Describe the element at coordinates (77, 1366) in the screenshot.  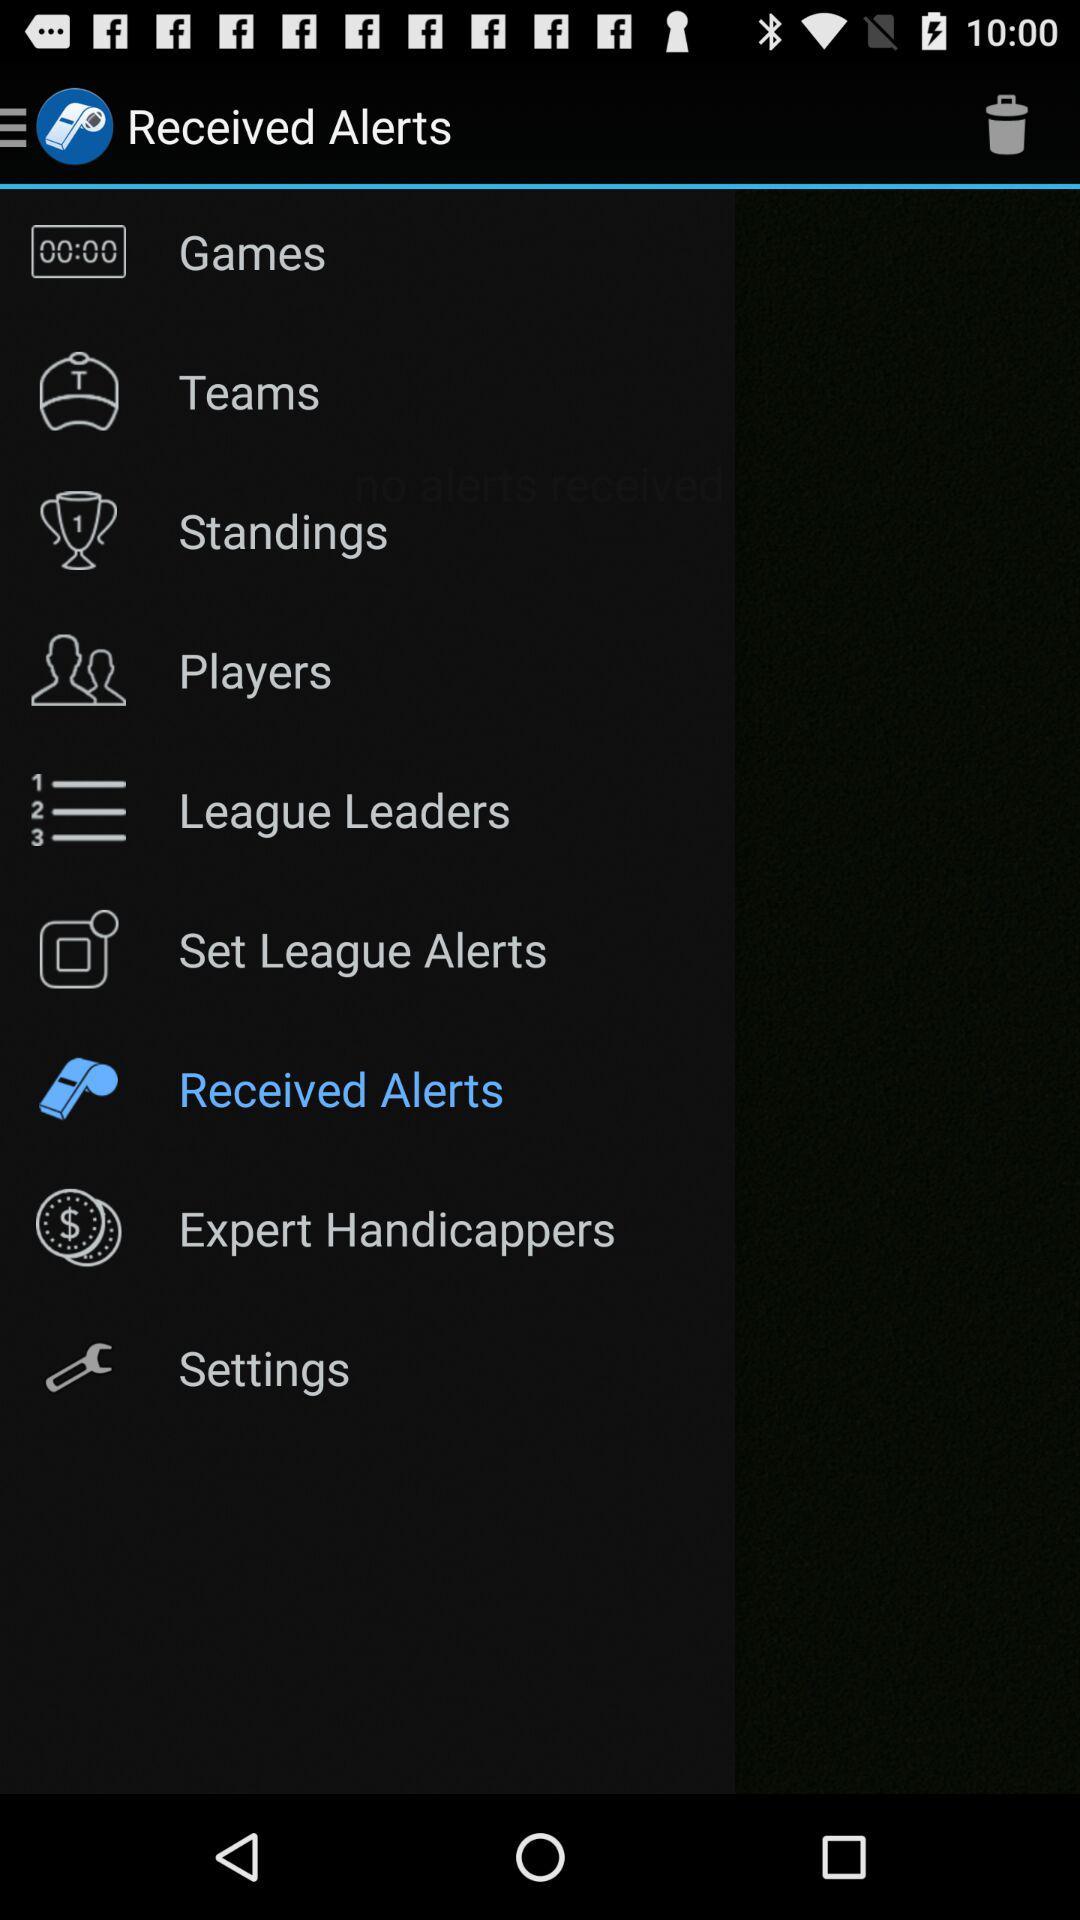
I see `the icon which is left side of settings` at that location.